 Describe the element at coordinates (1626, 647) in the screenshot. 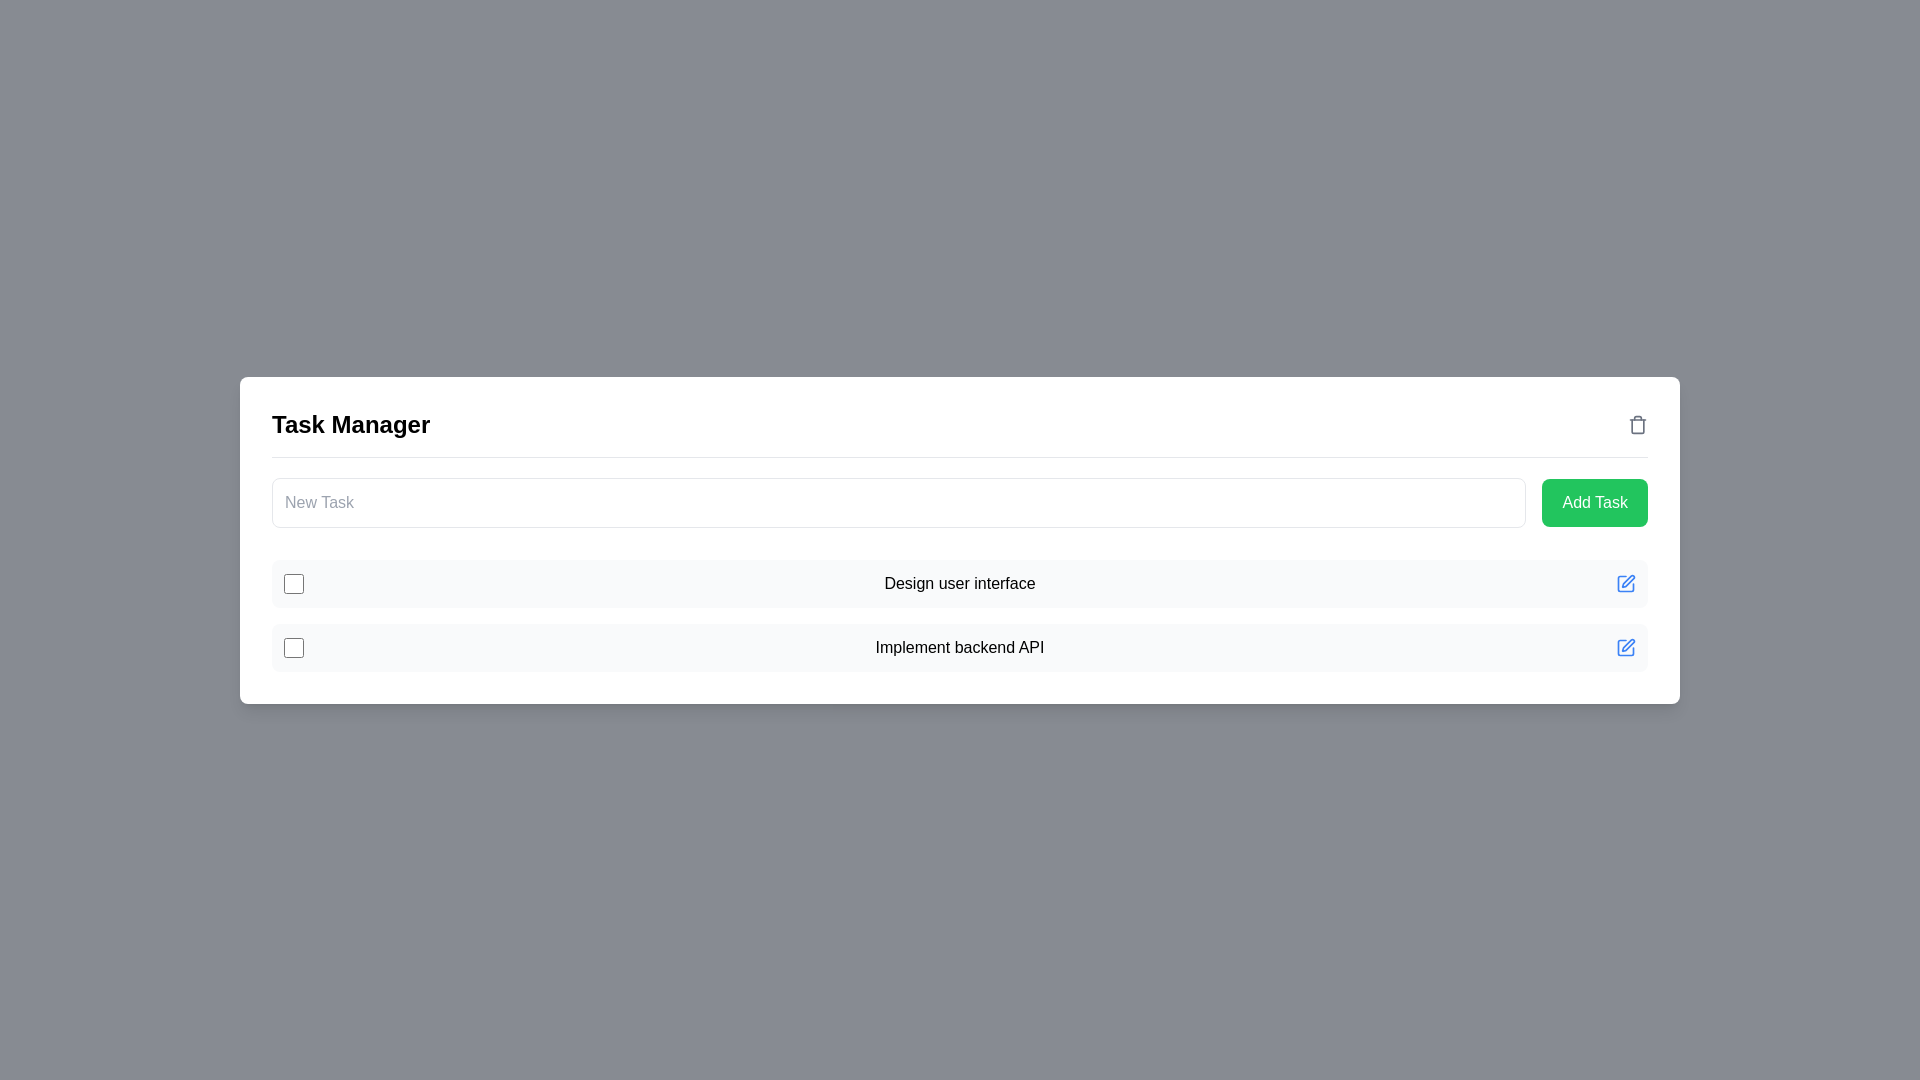

I see `the square with rounded edges vector graphic icon located in the far-right area of the second task item` at that location.